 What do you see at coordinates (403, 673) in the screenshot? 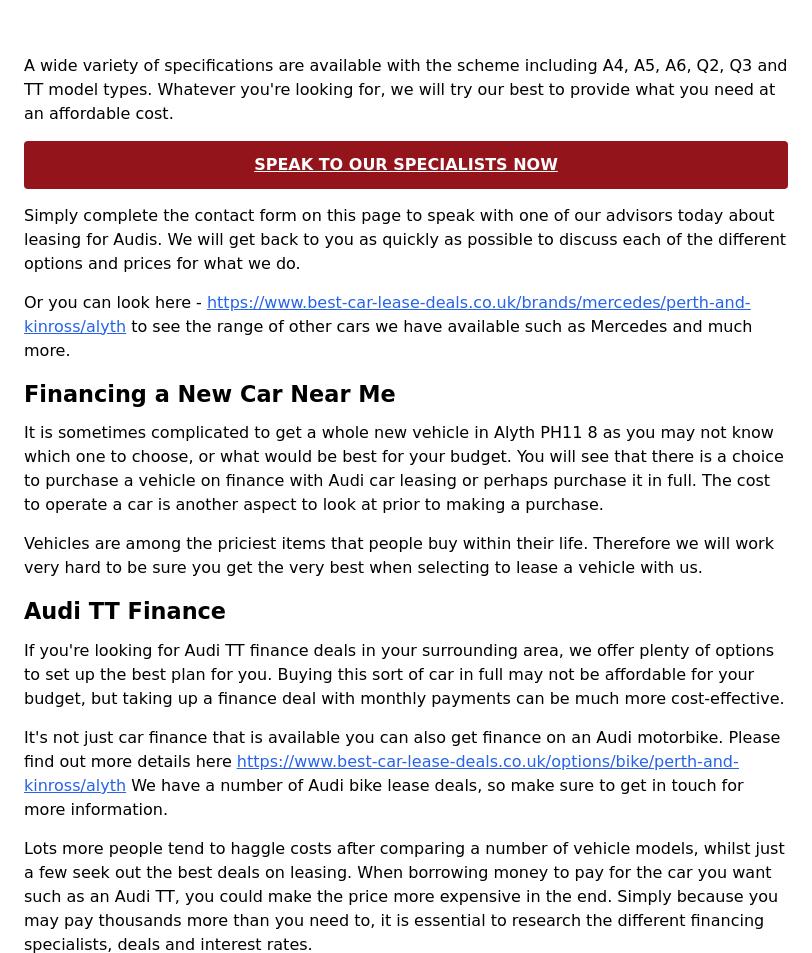
I see `'If you're looking for Audi TT finance deals in your surrounding area, we offer plenty of options to set up the best plan for you. Buying this sort of car in full may not be affordable for your budget, but taking up a finance deal with monthly payments can be much more cost-effective.'` at bounding box center [403, 673].